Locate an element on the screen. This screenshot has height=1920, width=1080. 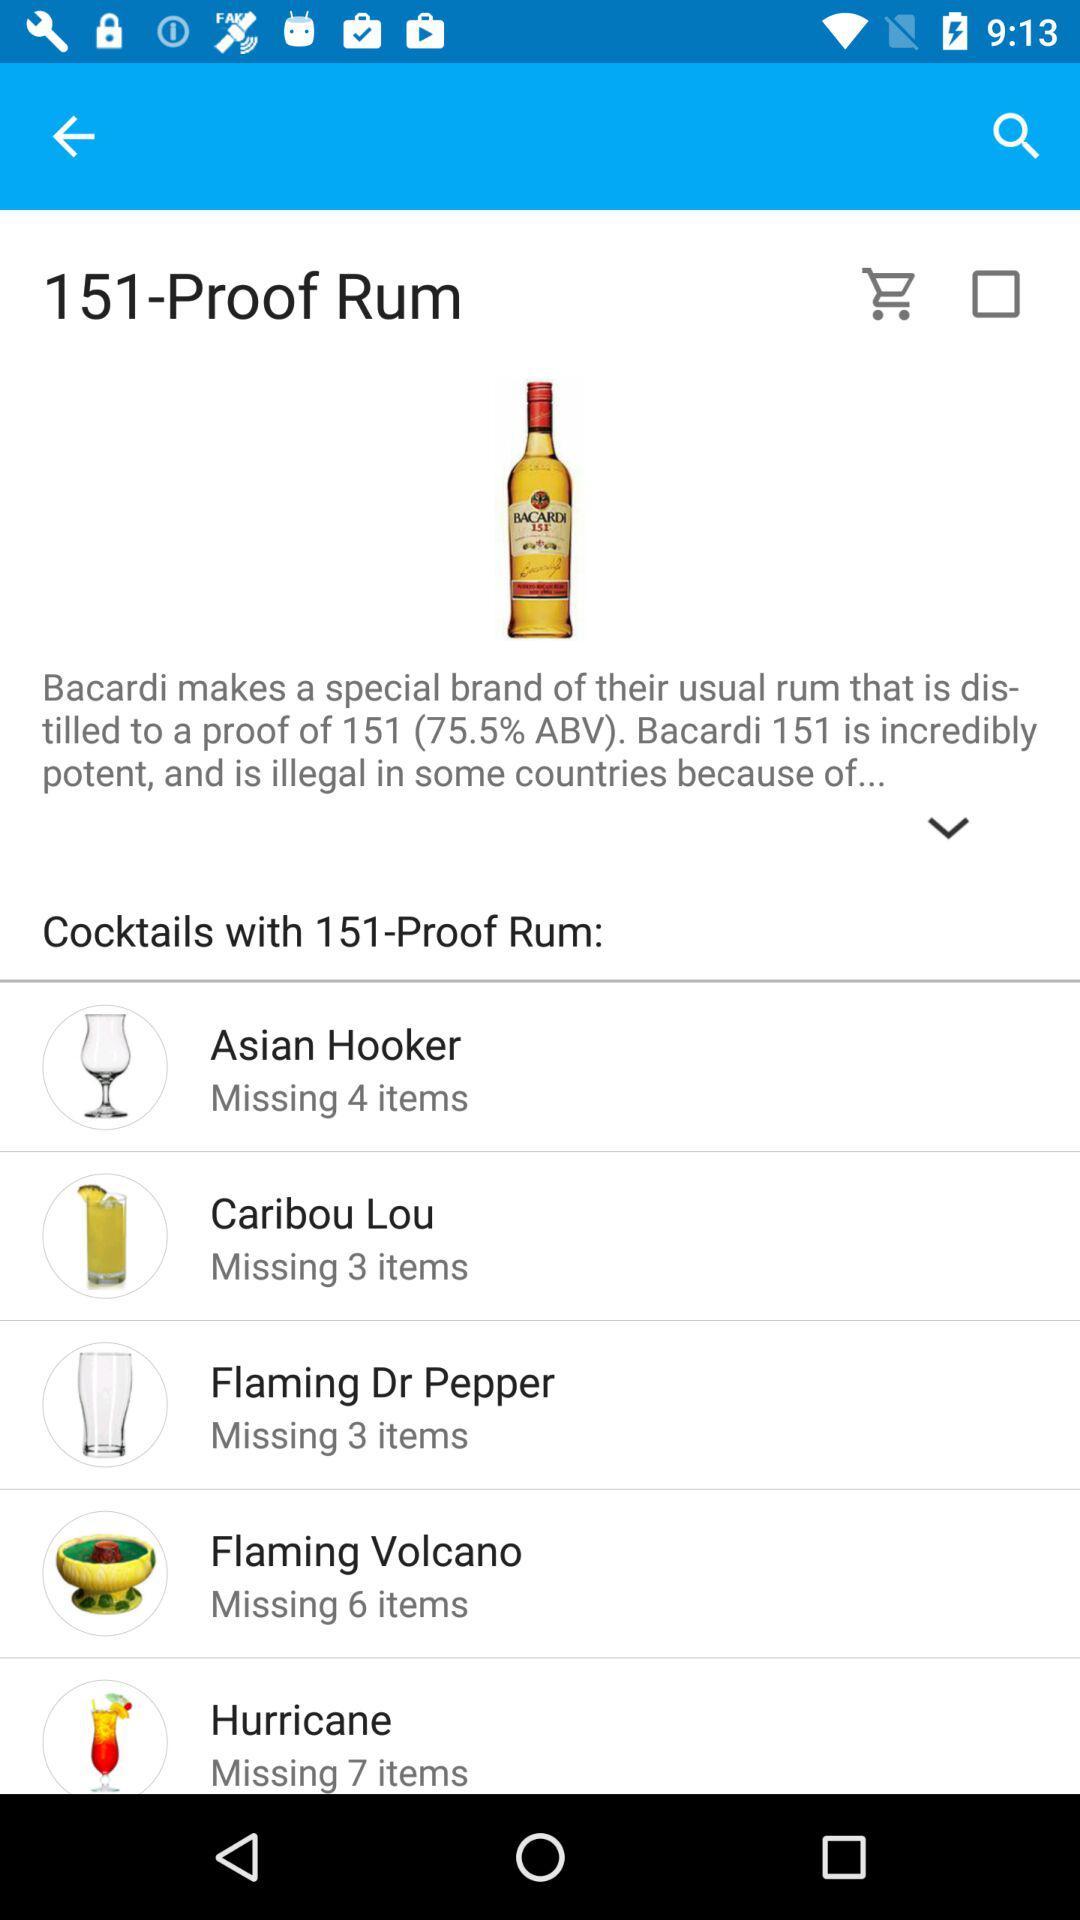
cocktails with 151 is located at coordinates (540, 939).